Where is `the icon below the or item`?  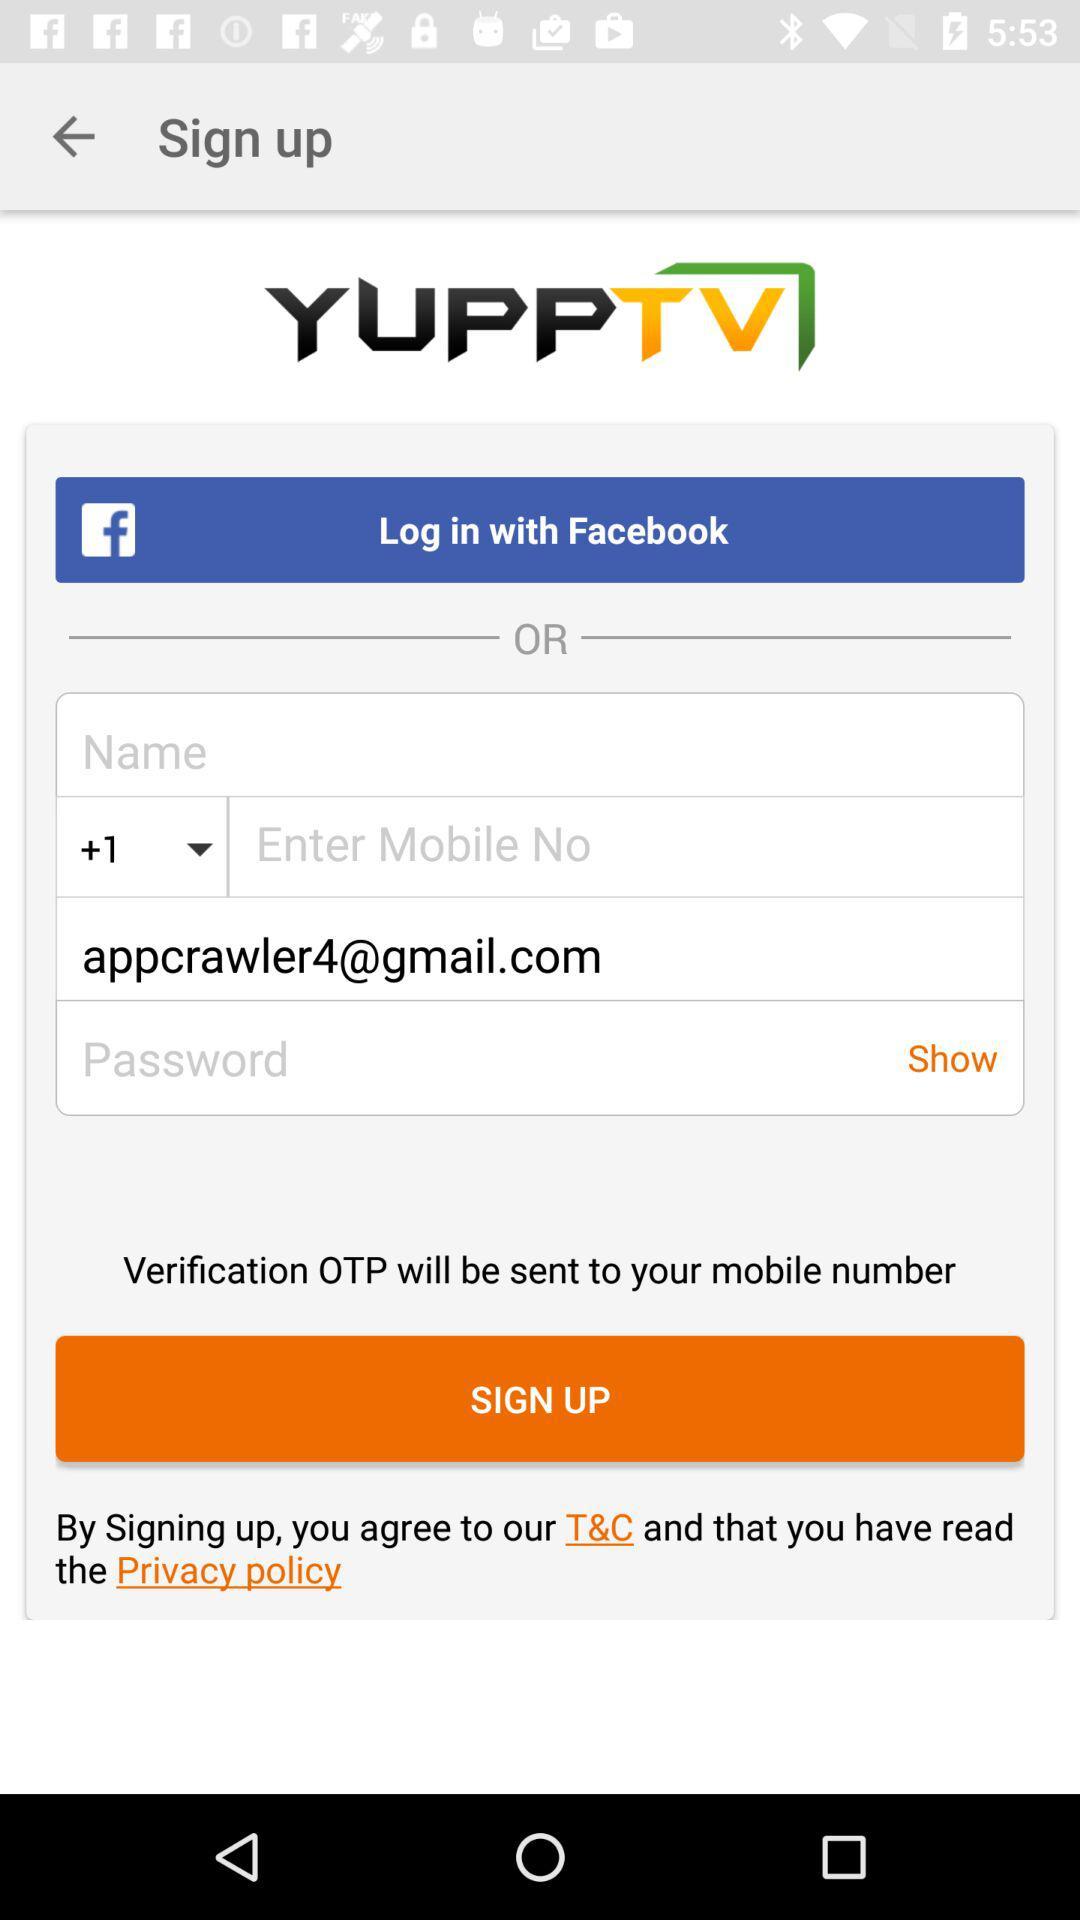 the icon below the or item is located at coordinates (540, 749).